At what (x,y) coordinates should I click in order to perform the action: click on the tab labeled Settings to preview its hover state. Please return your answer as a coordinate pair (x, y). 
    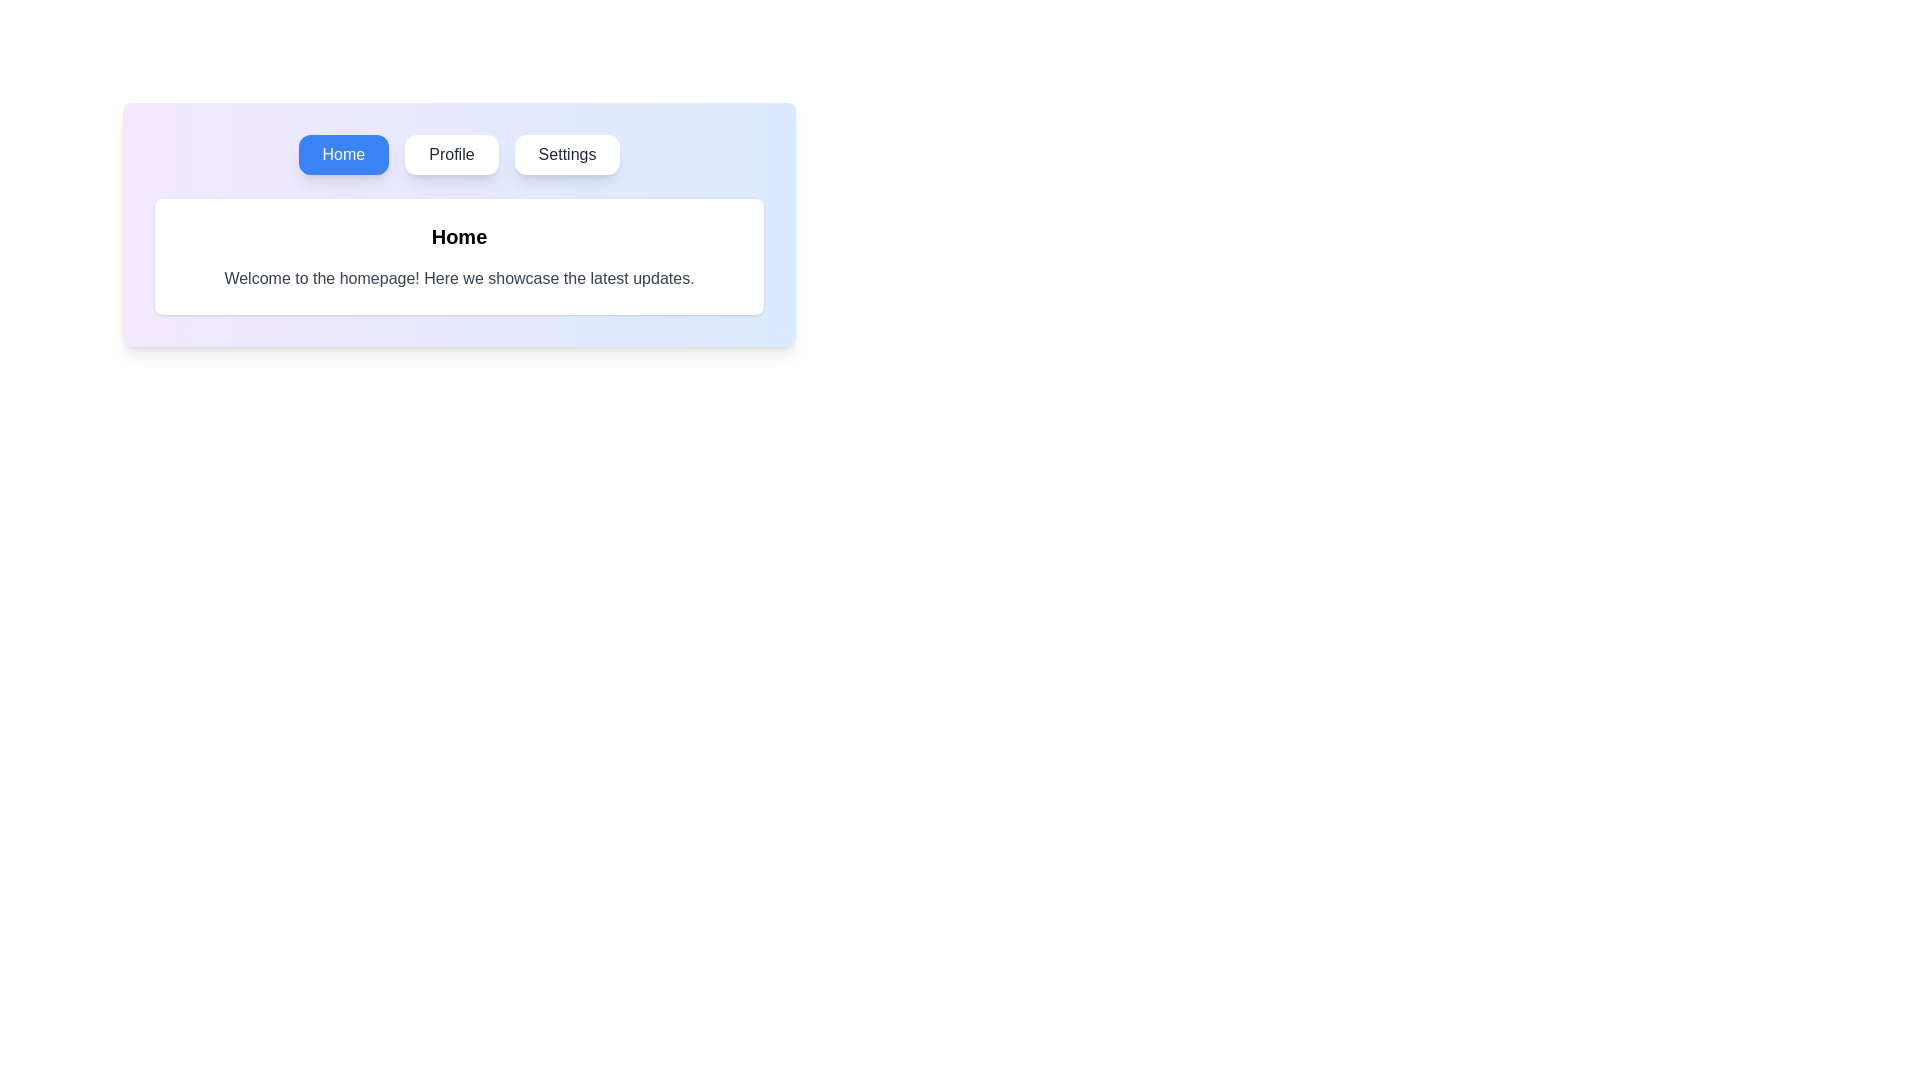
    Looking at the image, I should click on (566, 153).